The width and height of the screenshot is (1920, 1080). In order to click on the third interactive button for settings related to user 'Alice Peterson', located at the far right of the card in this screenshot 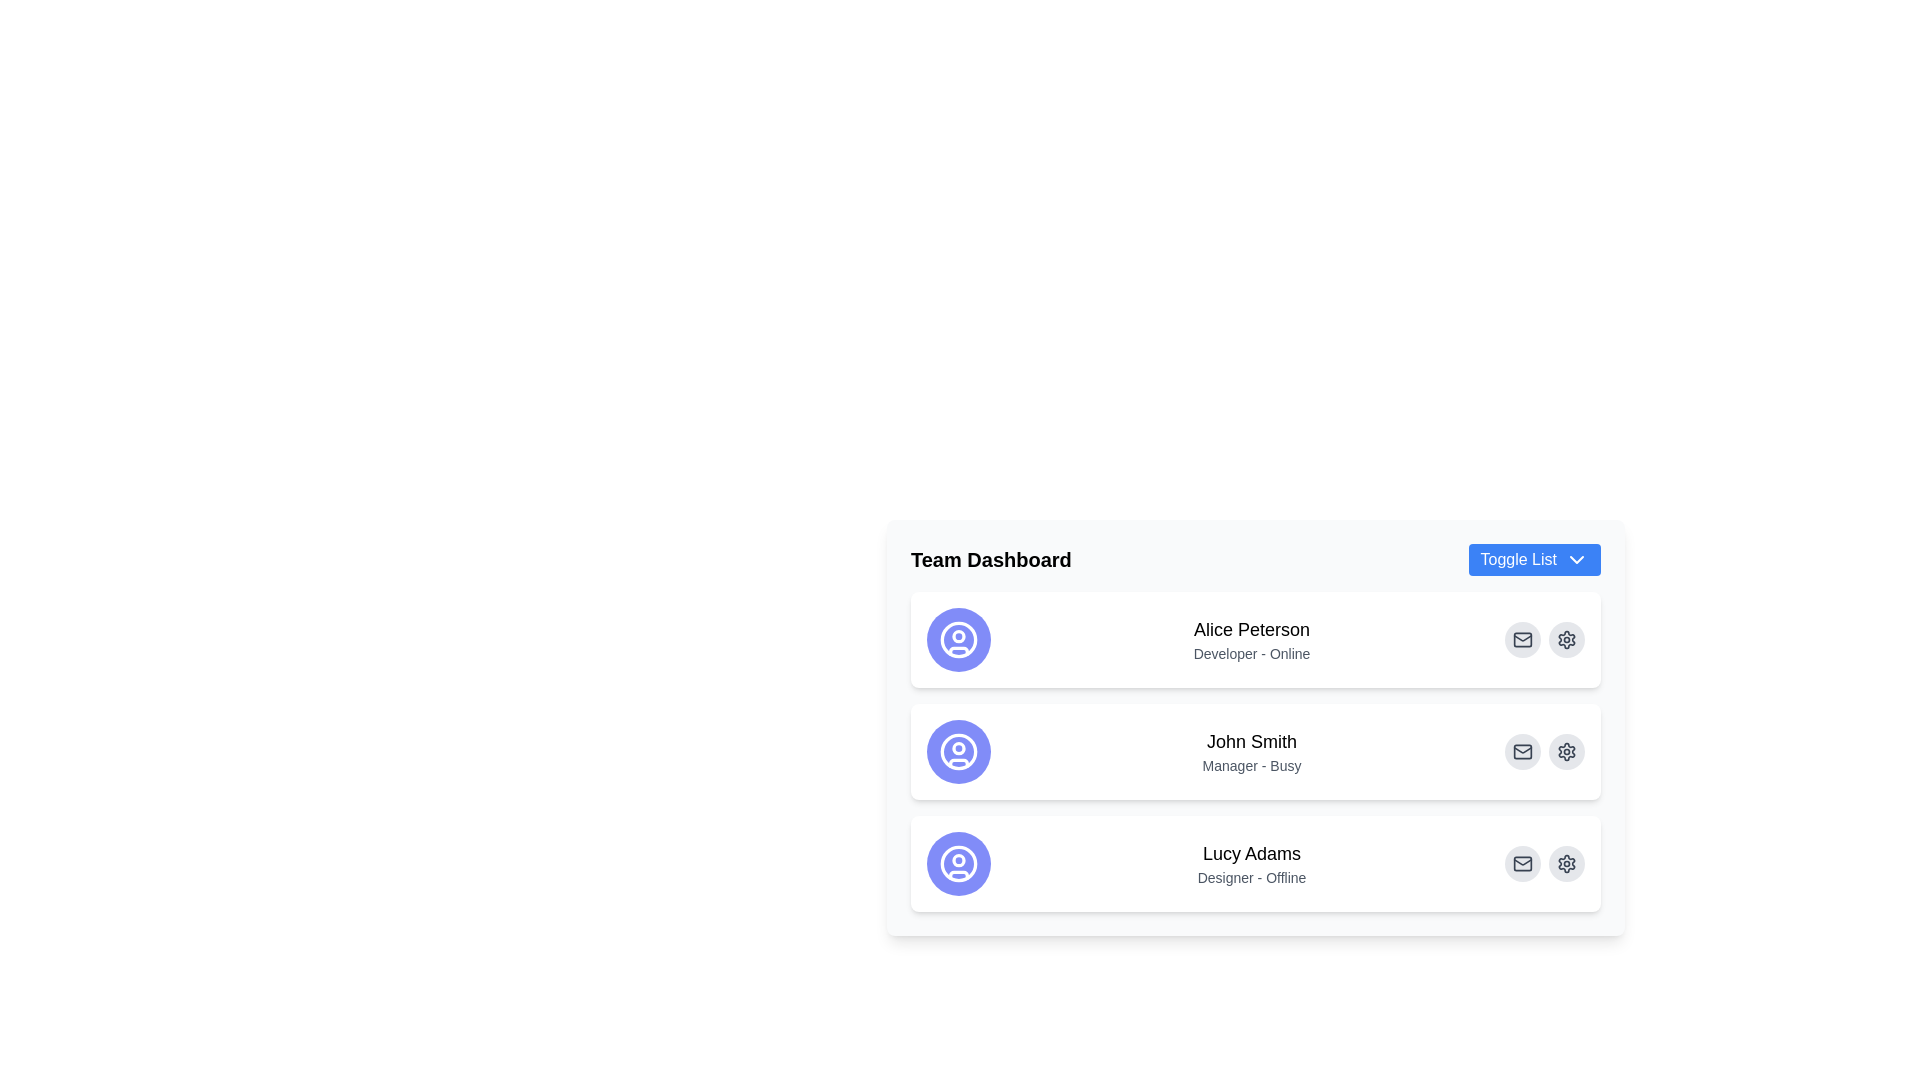, I will do `click(1565, 640)`.